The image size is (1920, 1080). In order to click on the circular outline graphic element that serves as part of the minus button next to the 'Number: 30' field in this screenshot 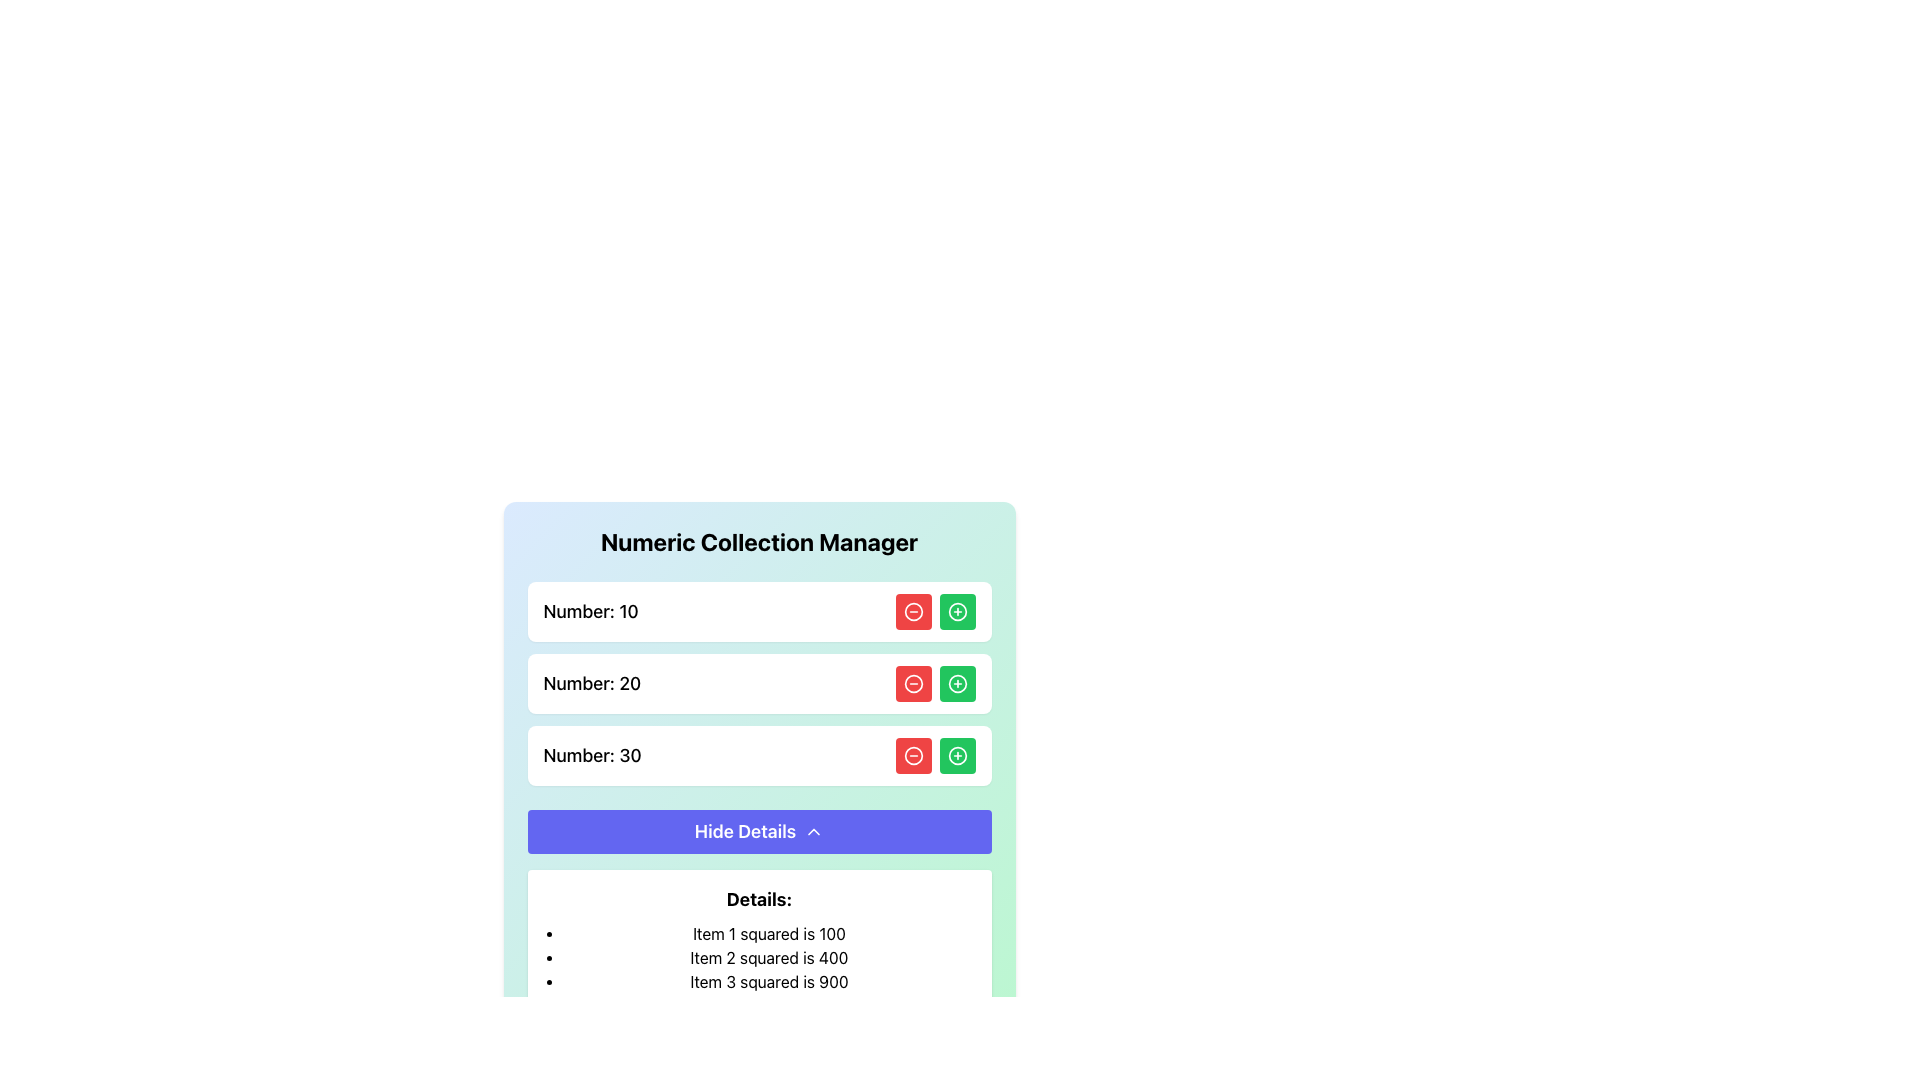, I will do `click(912, 756)`.